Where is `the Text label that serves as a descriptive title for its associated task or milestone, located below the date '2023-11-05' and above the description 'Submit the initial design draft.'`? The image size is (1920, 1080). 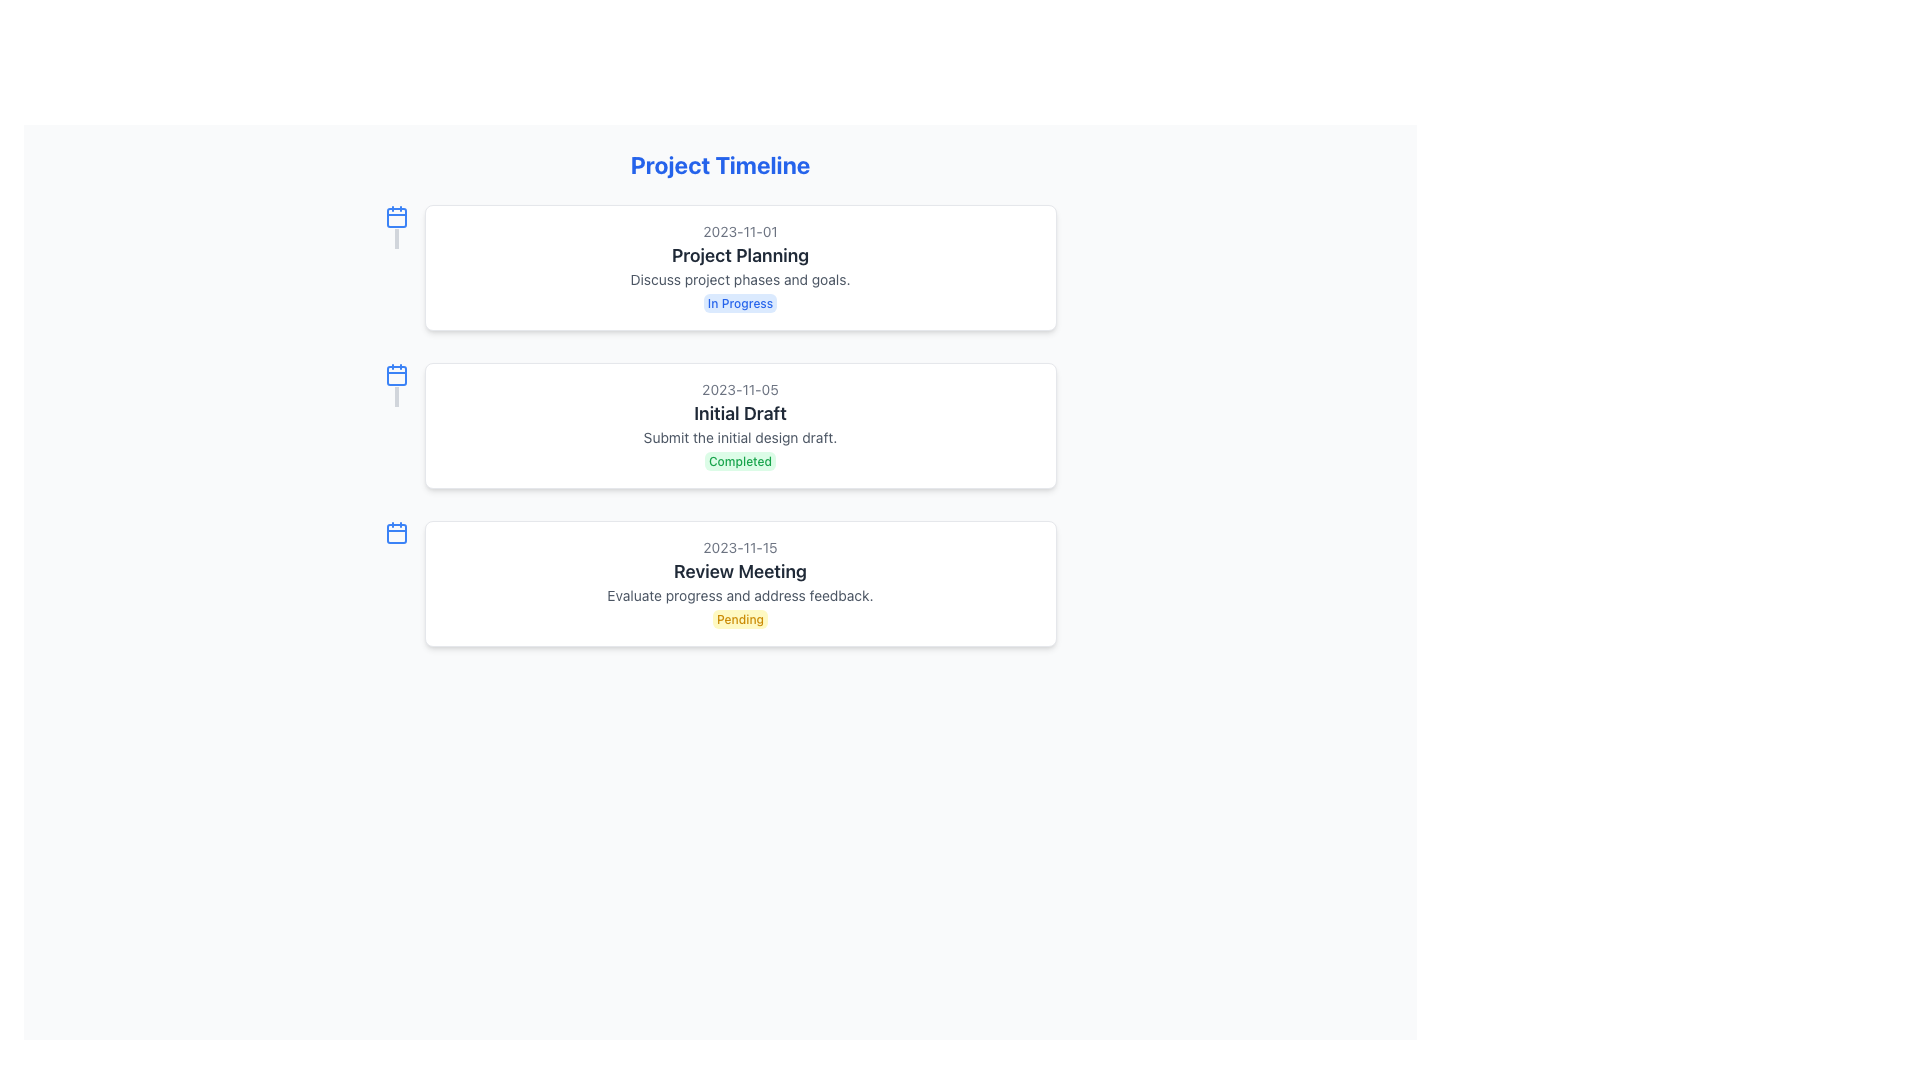
the Text label that serves as a descriptive title for its associated task or milestone, located below the date '2023-11-05' and above the description 'Submit the initial design draft.' is located at coordinates (739, 412).